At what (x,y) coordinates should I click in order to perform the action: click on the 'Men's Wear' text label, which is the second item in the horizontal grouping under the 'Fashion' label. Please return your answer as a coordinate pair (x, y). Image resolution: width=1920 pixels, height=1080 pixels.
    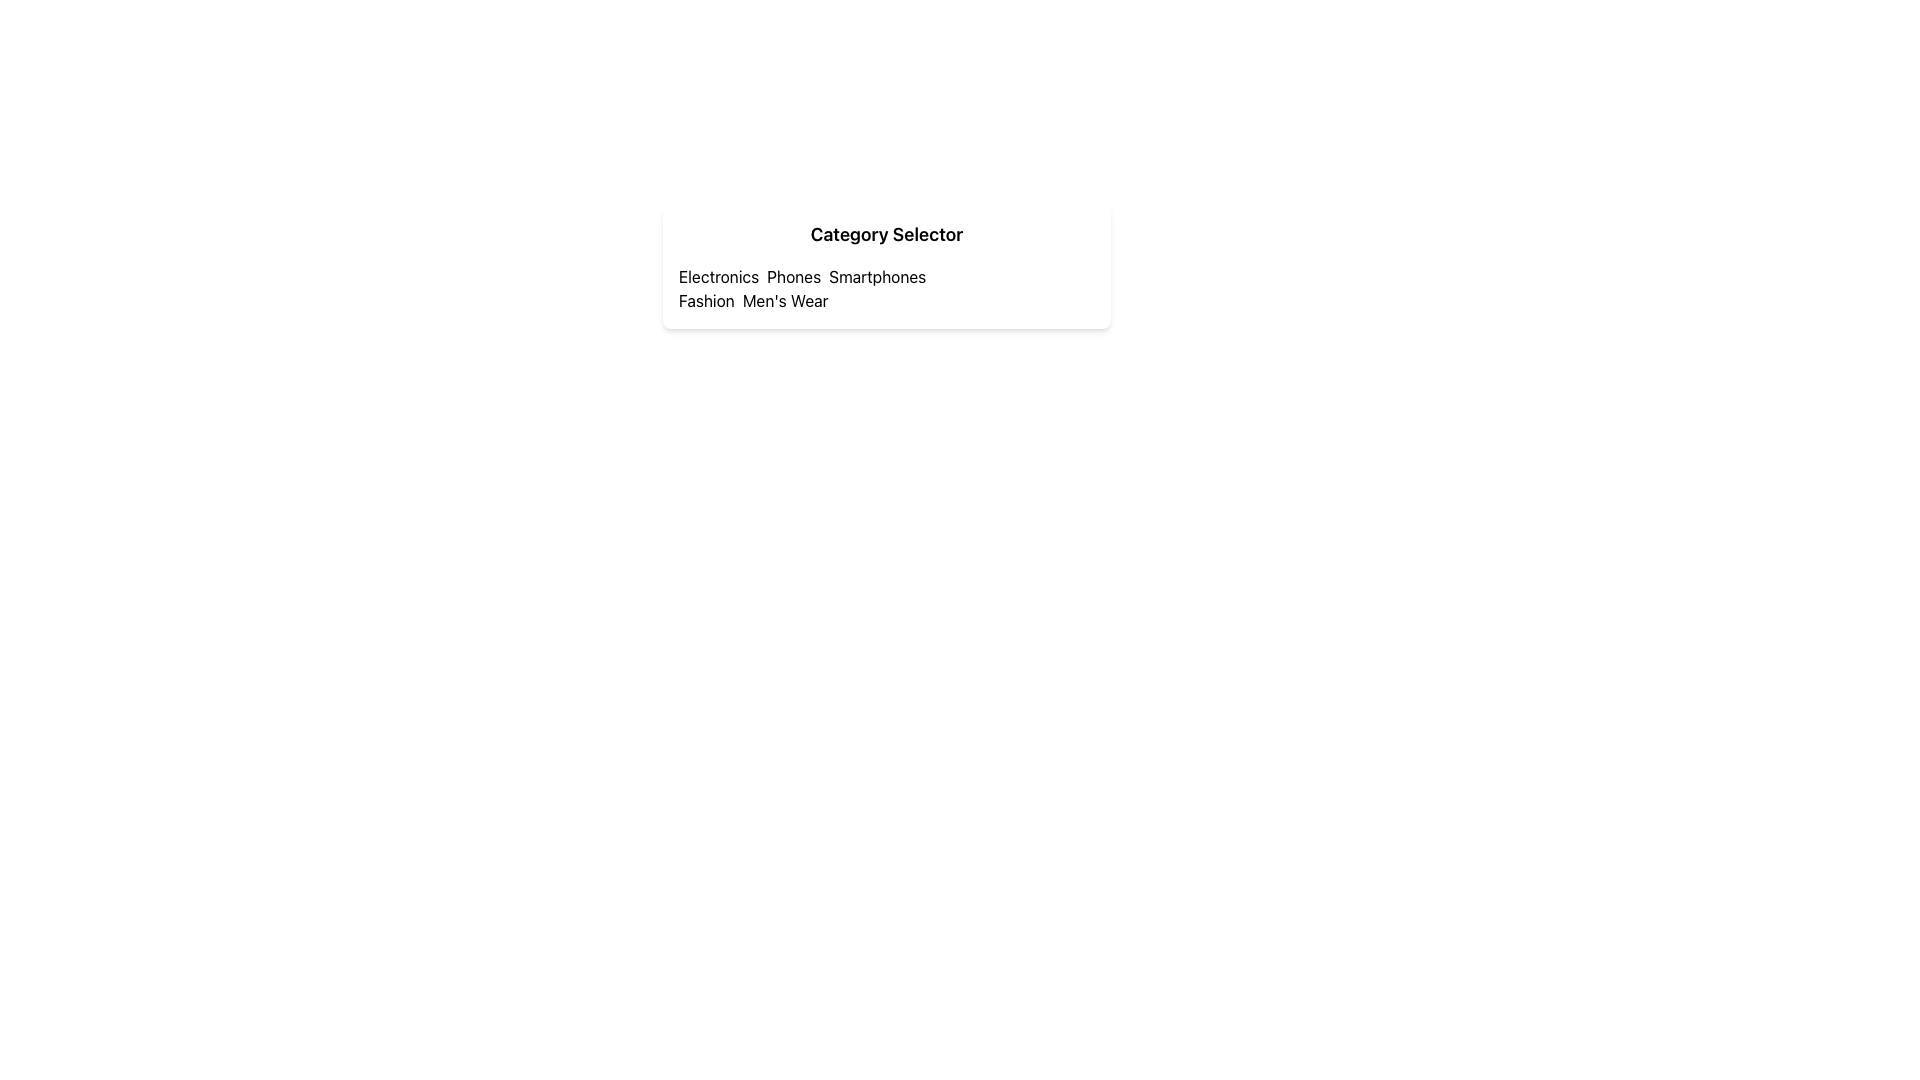
    Looking at the image, I should click on (784, 300).